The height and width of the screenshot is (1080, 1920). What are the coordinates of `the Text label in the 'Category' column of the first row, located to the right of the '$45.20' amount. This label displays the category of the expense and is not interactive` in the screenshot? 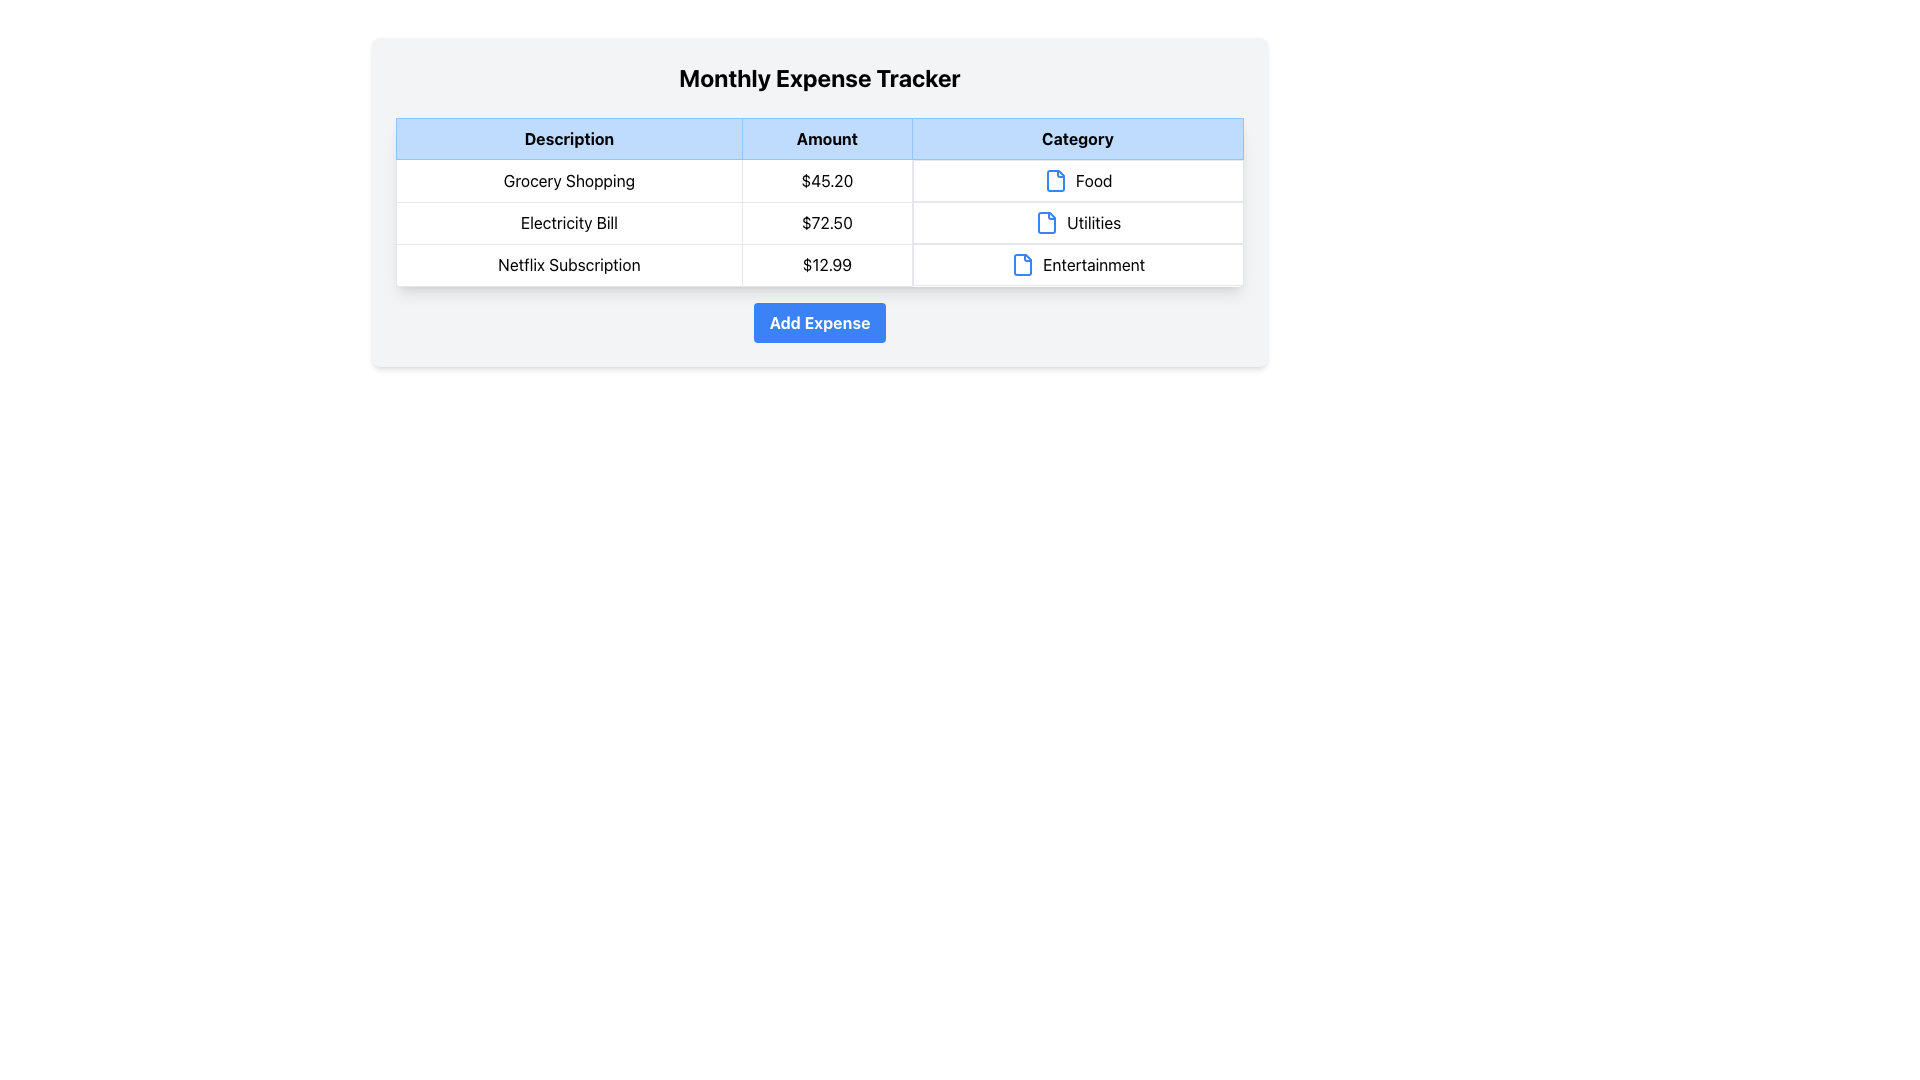 It's located at (1077, 181).